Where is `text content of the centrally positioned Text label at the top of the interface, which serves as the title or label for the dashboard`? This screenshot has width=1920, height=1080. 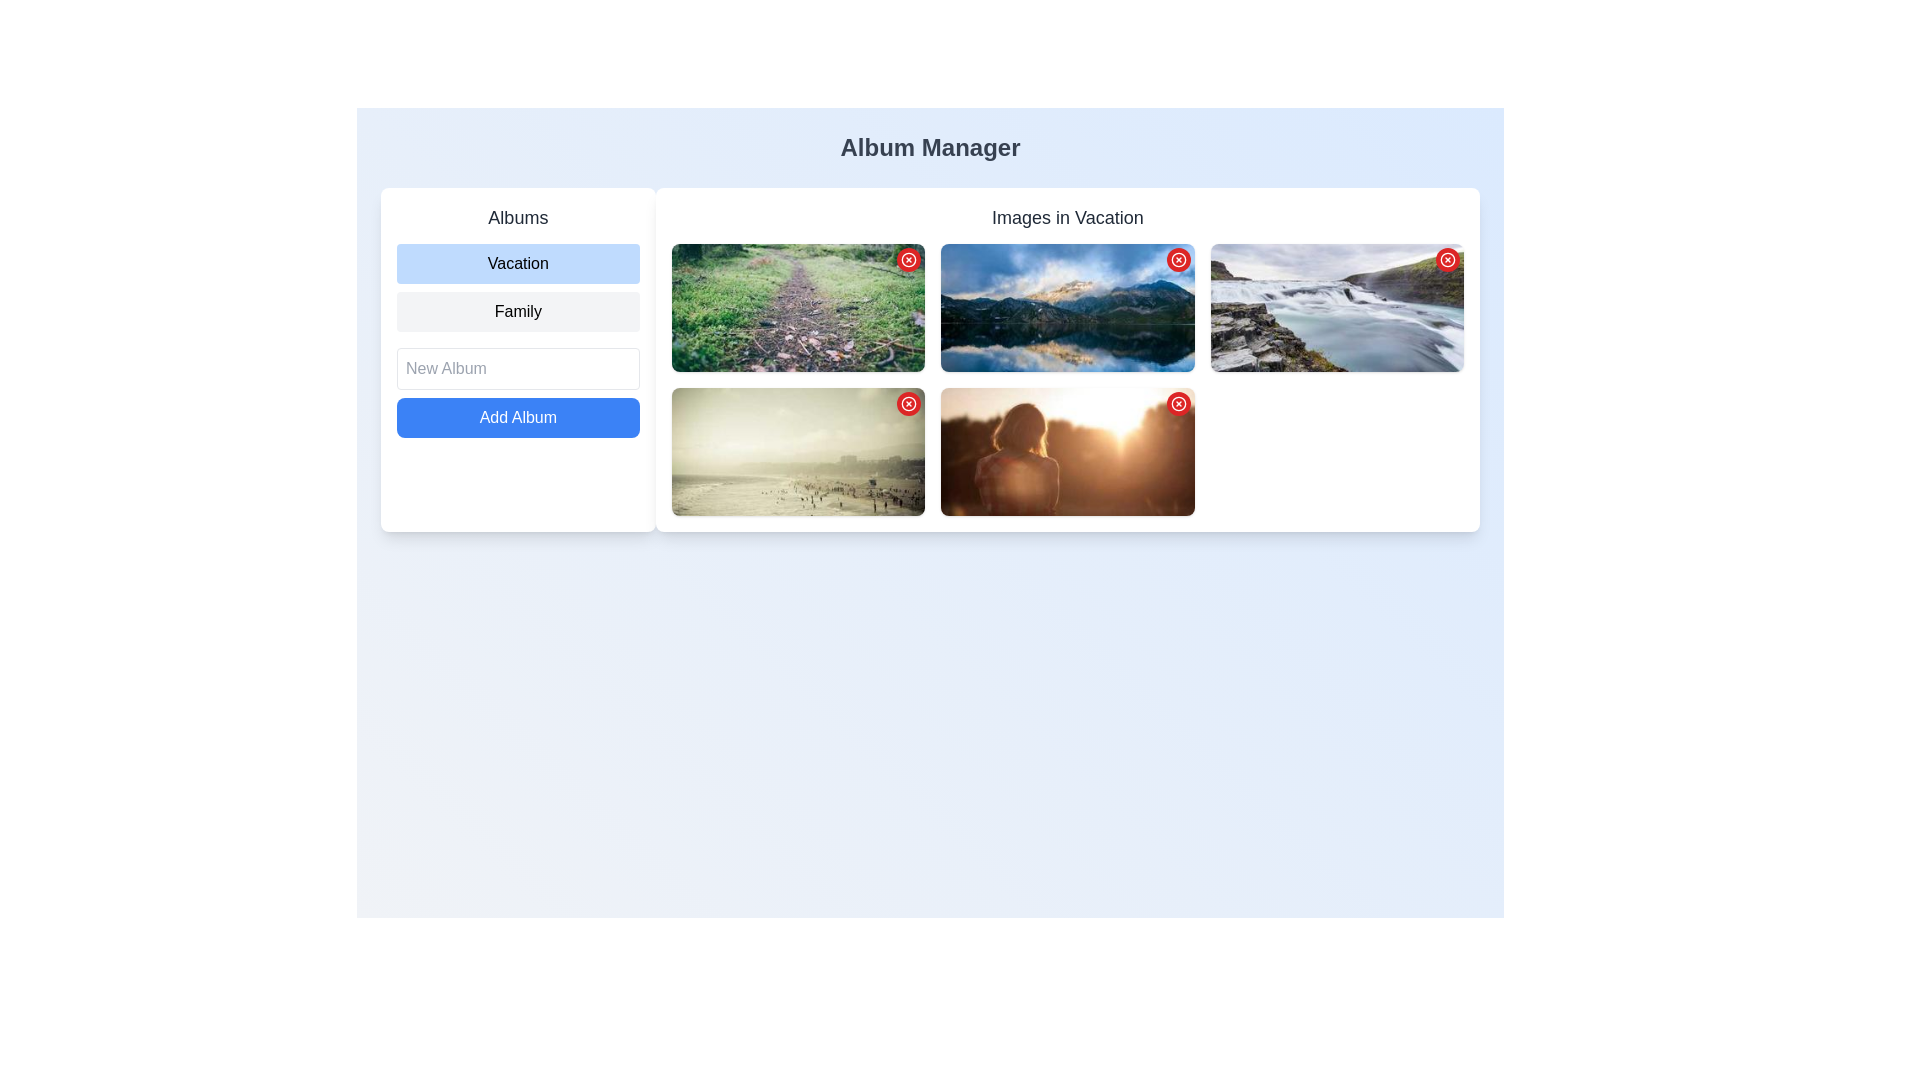 text content of the centrally positioned Text label at the top of the interface, which serves as the title or label for the dashboard is located at coordinates (929, 146).